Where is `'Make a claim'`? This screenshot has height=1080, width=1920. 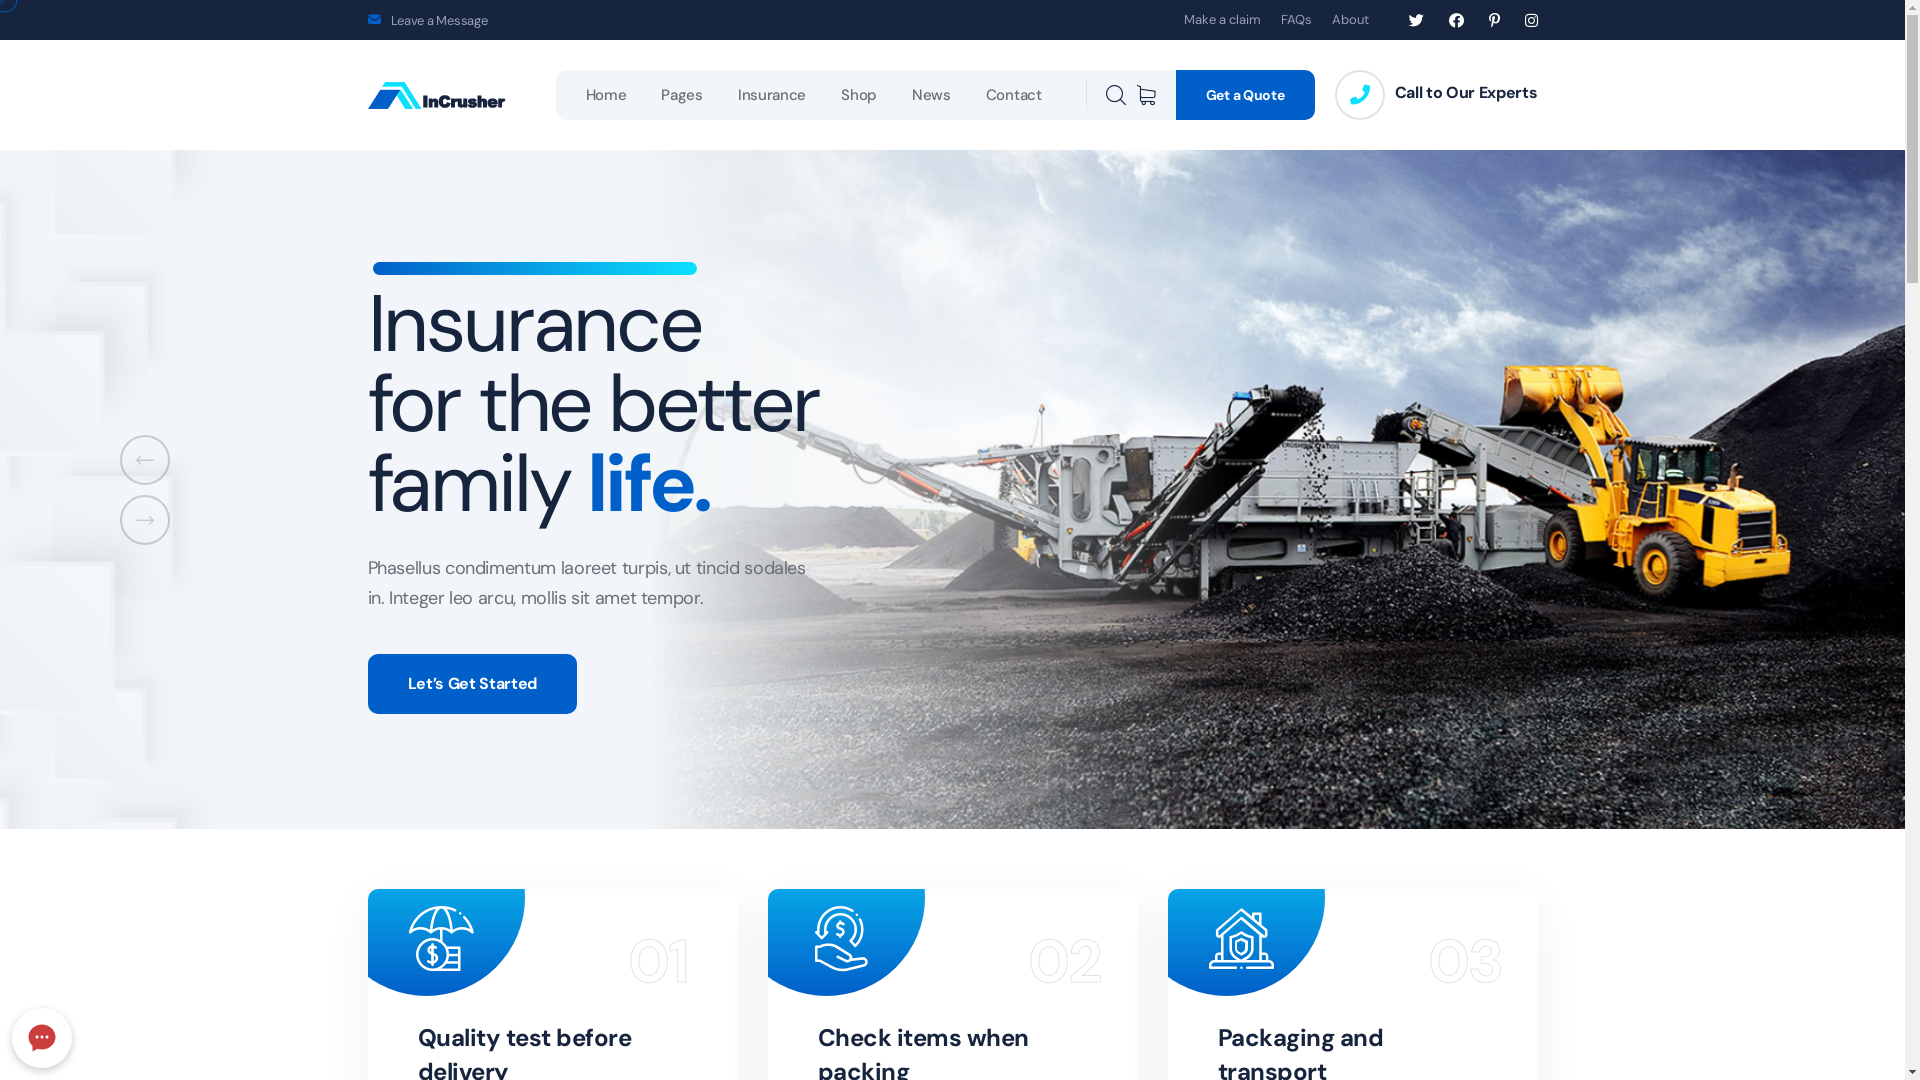
'Make a claim' is located at coordinates (1221, 19).